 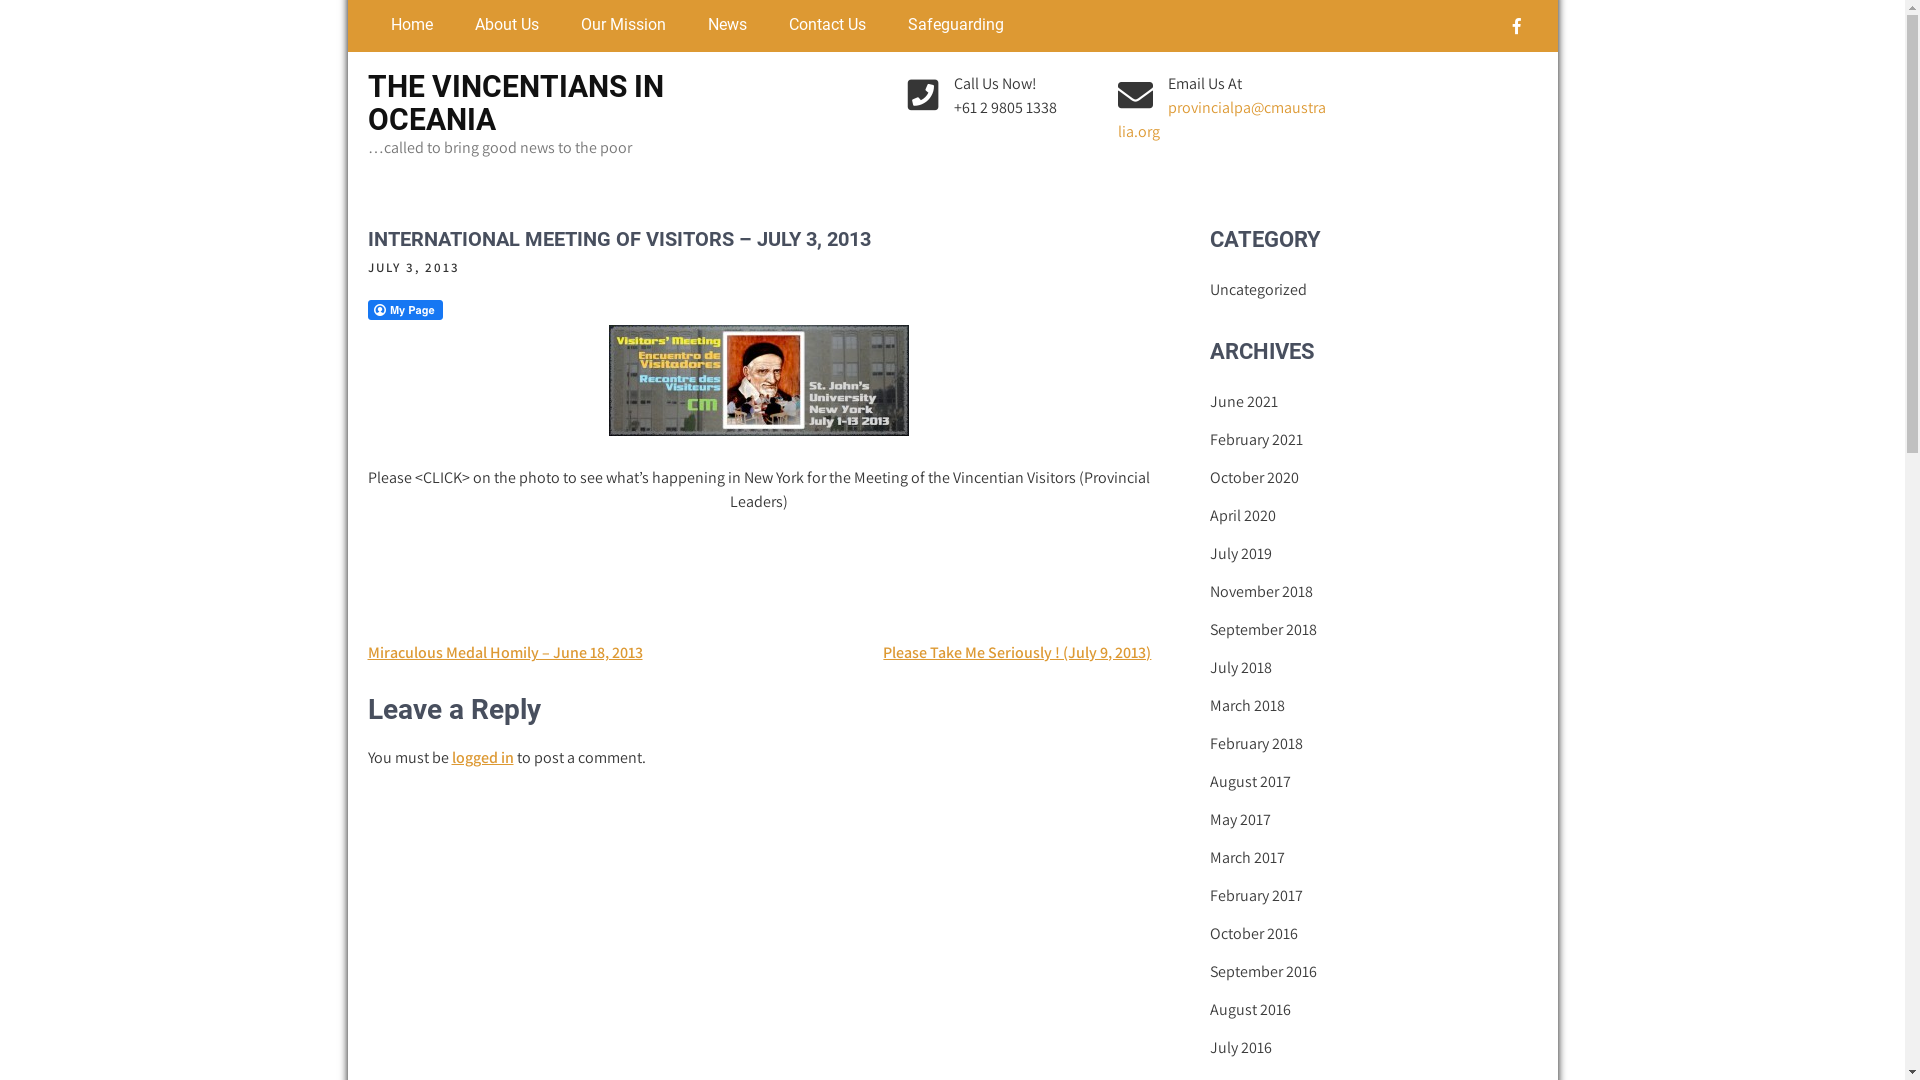 What do you see at coordinates (1242, 515) in the screenshot?
I see `'April 2020'` at bounding box center [1242, 515].